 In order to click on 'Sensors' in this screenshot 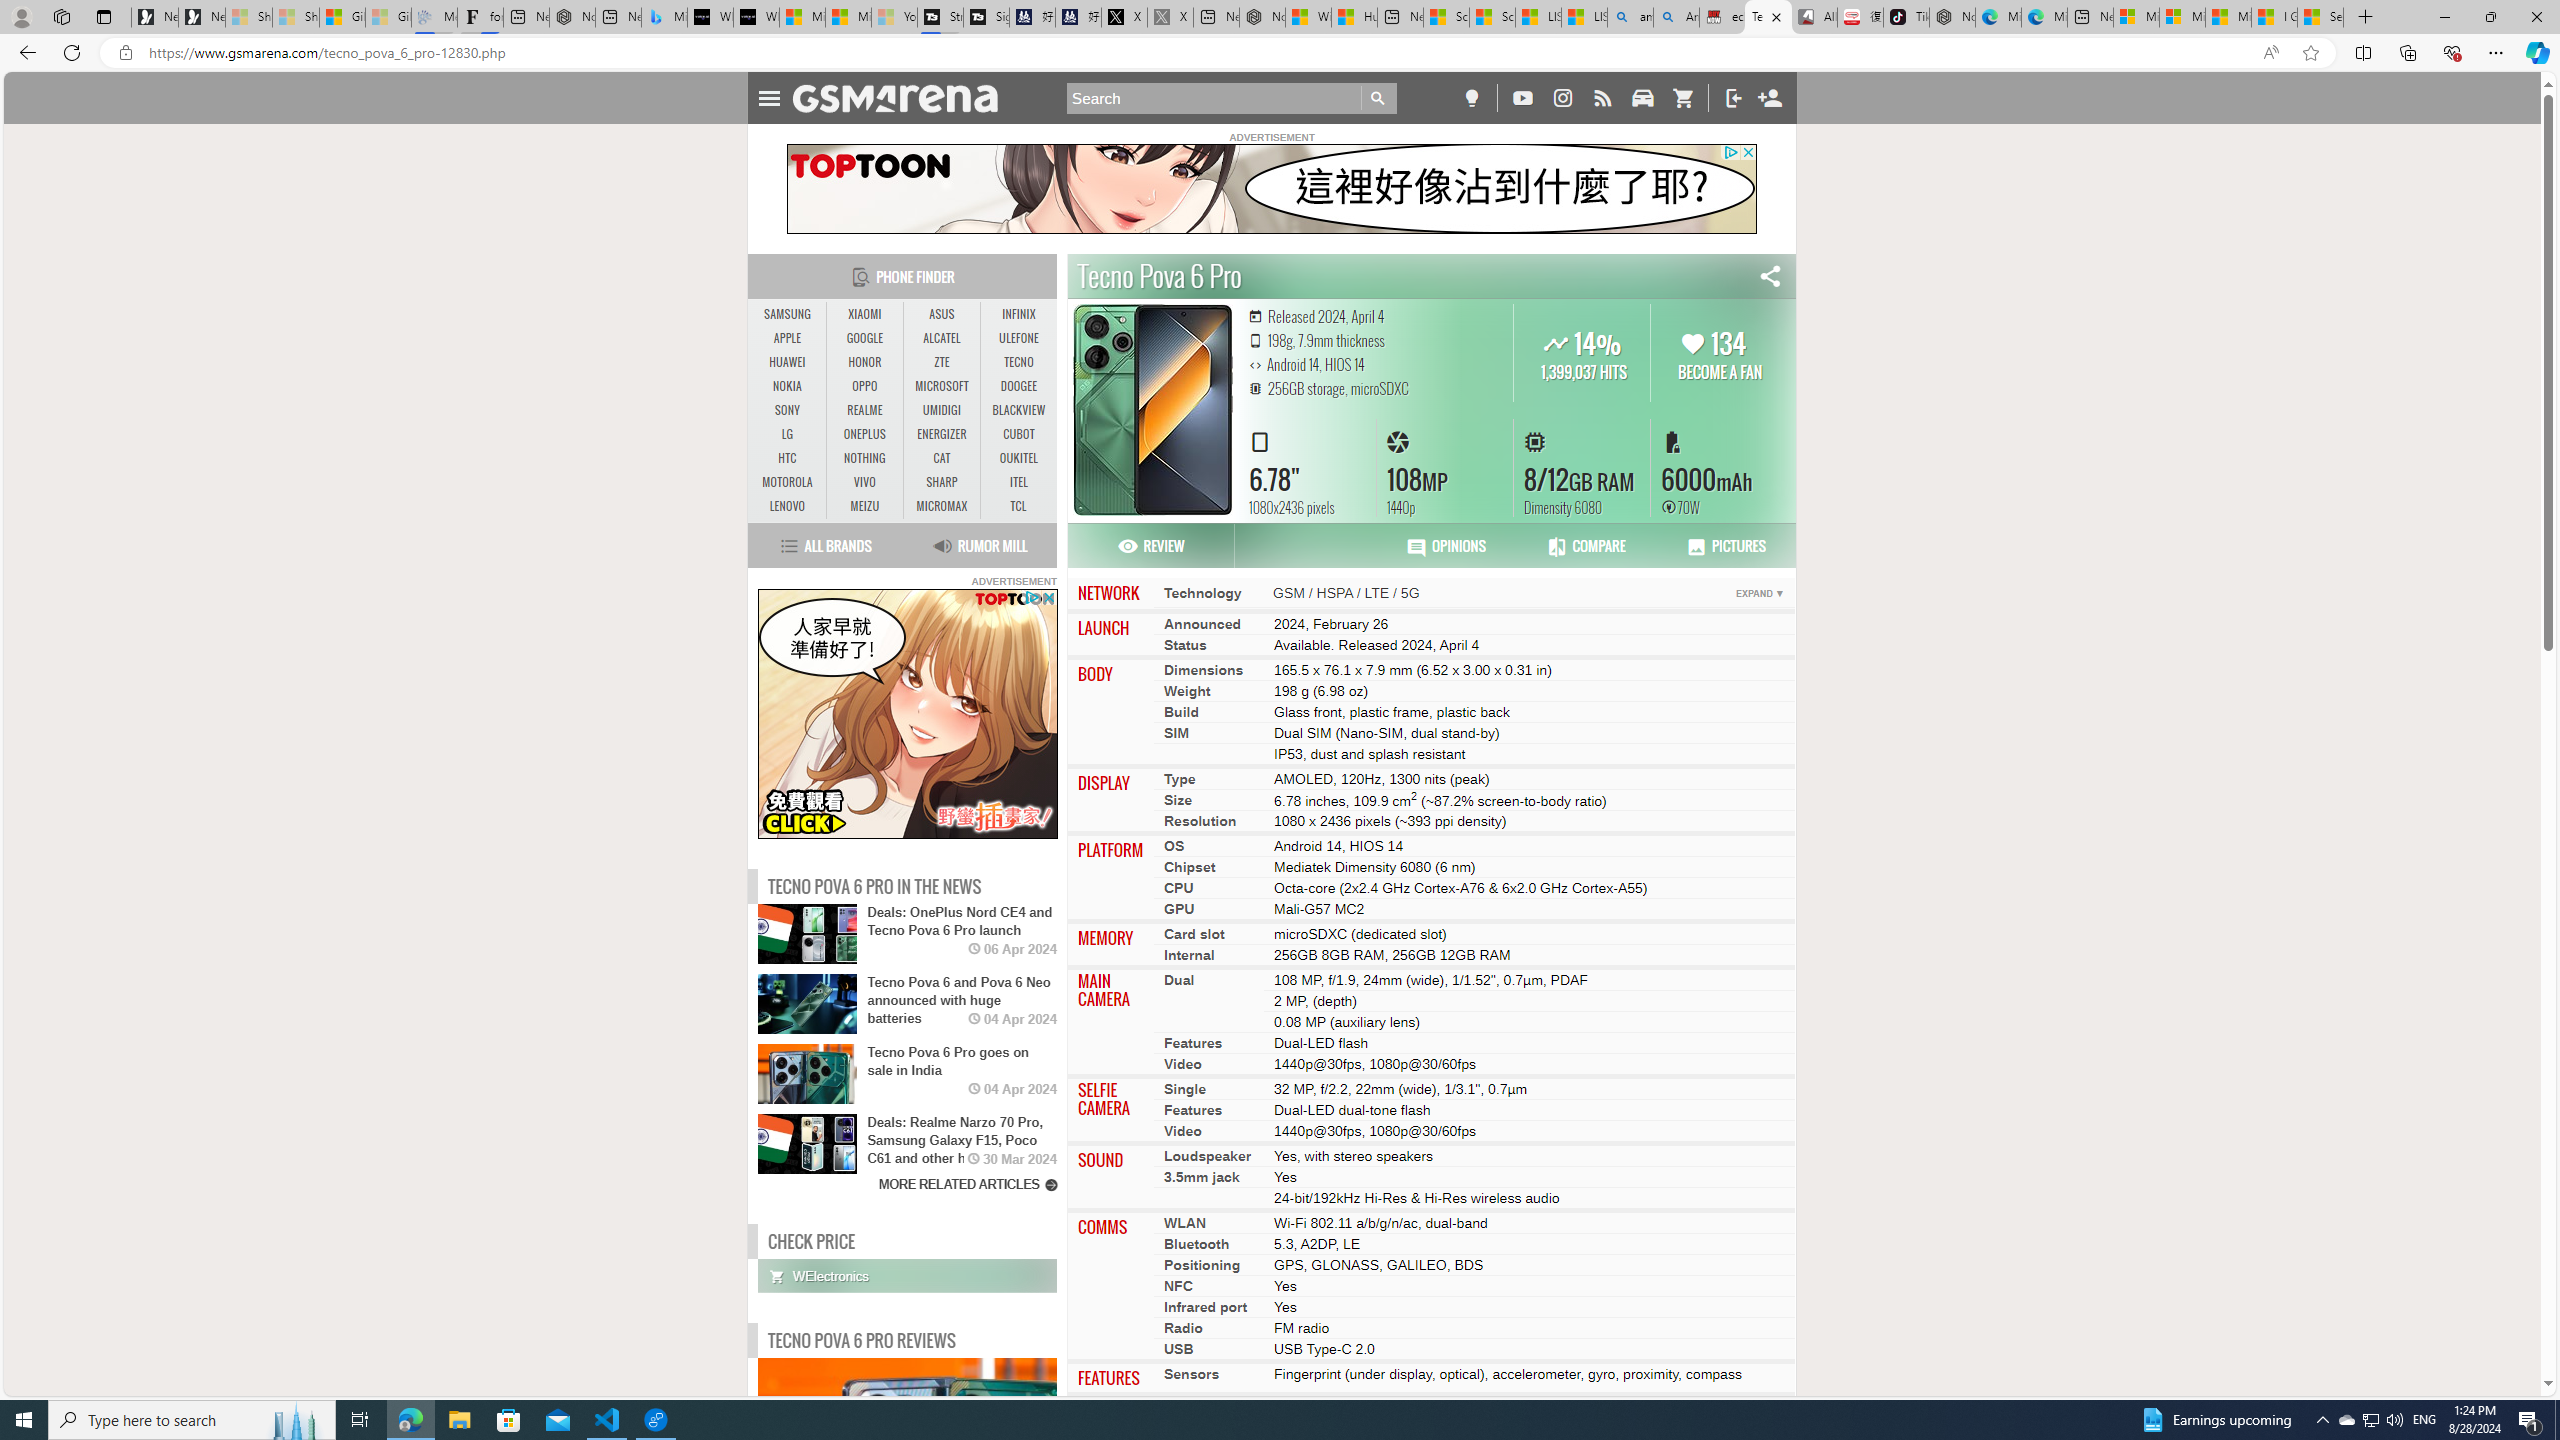, I will do `click(1191, 1374)`.